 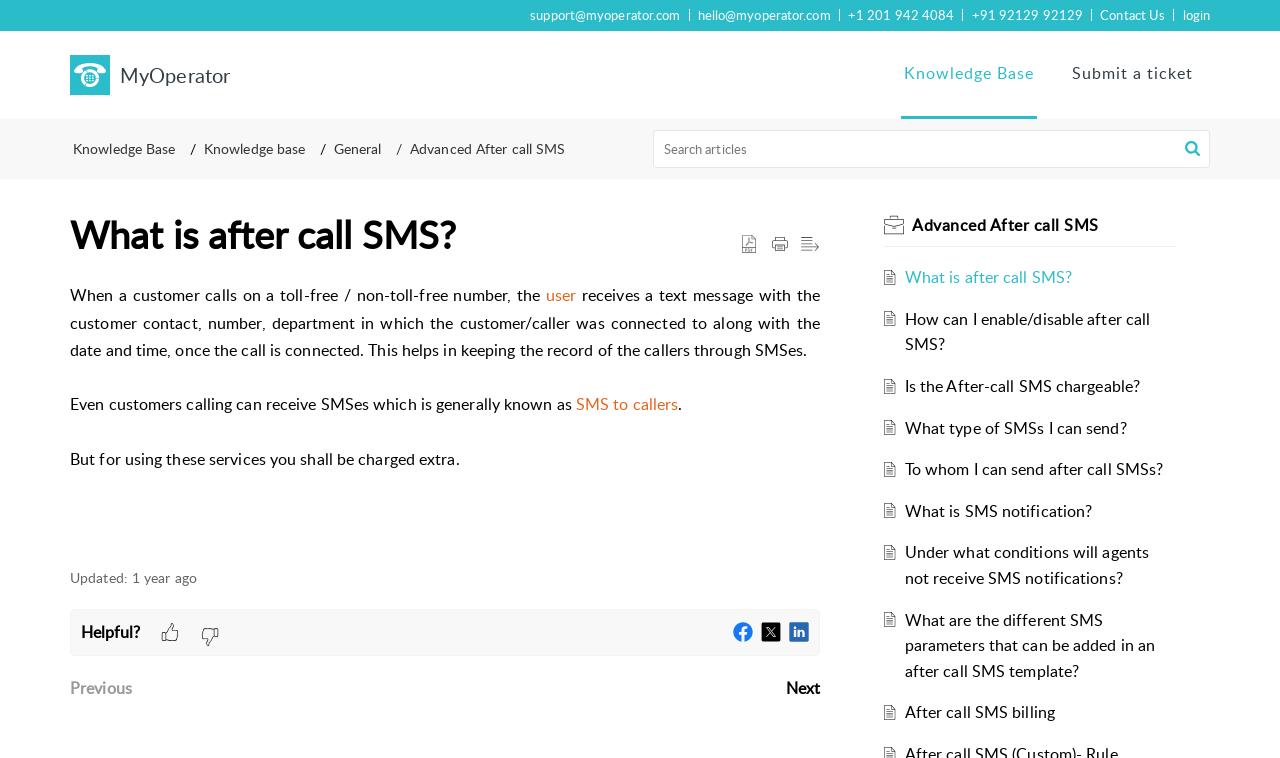 What do you see at coordinates (99, 688) in the screenshot?
I see `'Previous'` at bounding box center [99, 688].